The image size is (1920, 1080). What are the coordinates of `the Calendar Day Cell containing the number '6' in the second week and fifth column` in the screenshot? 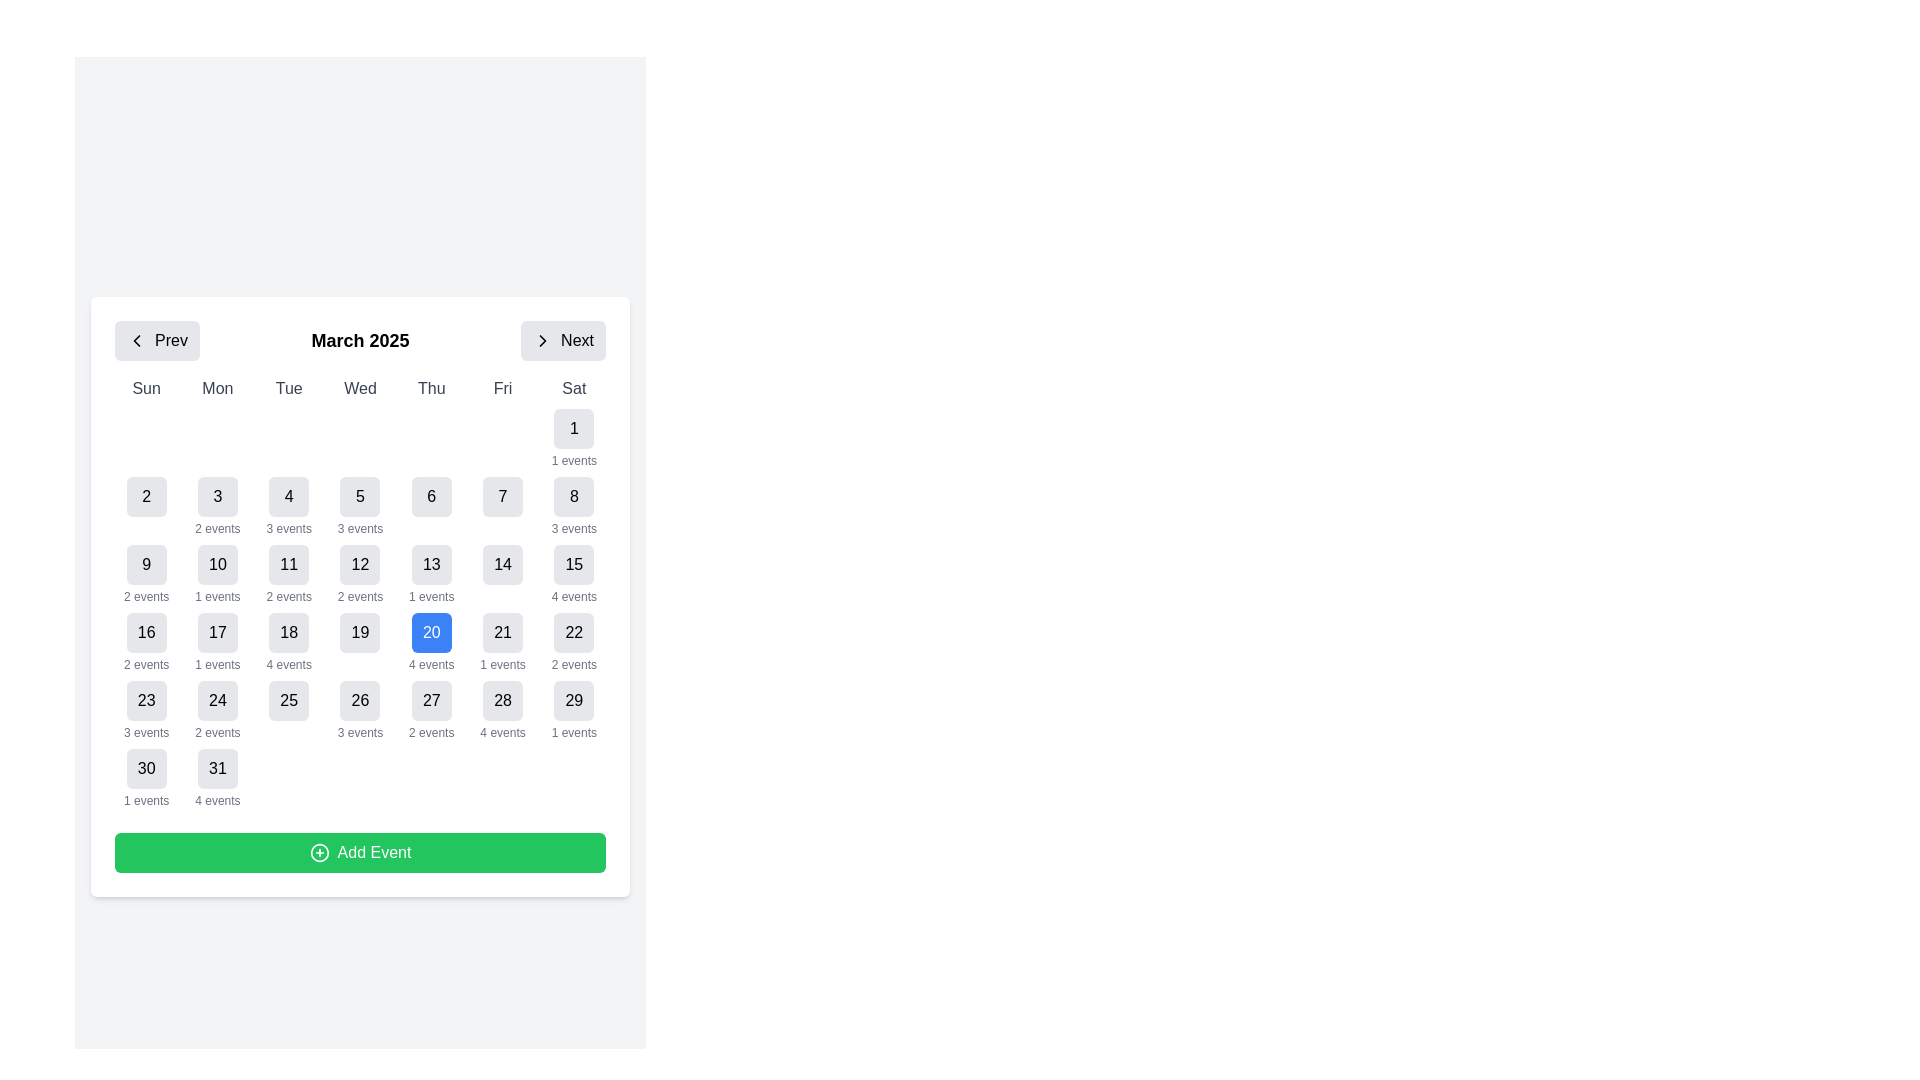 It's located at (430, 505).